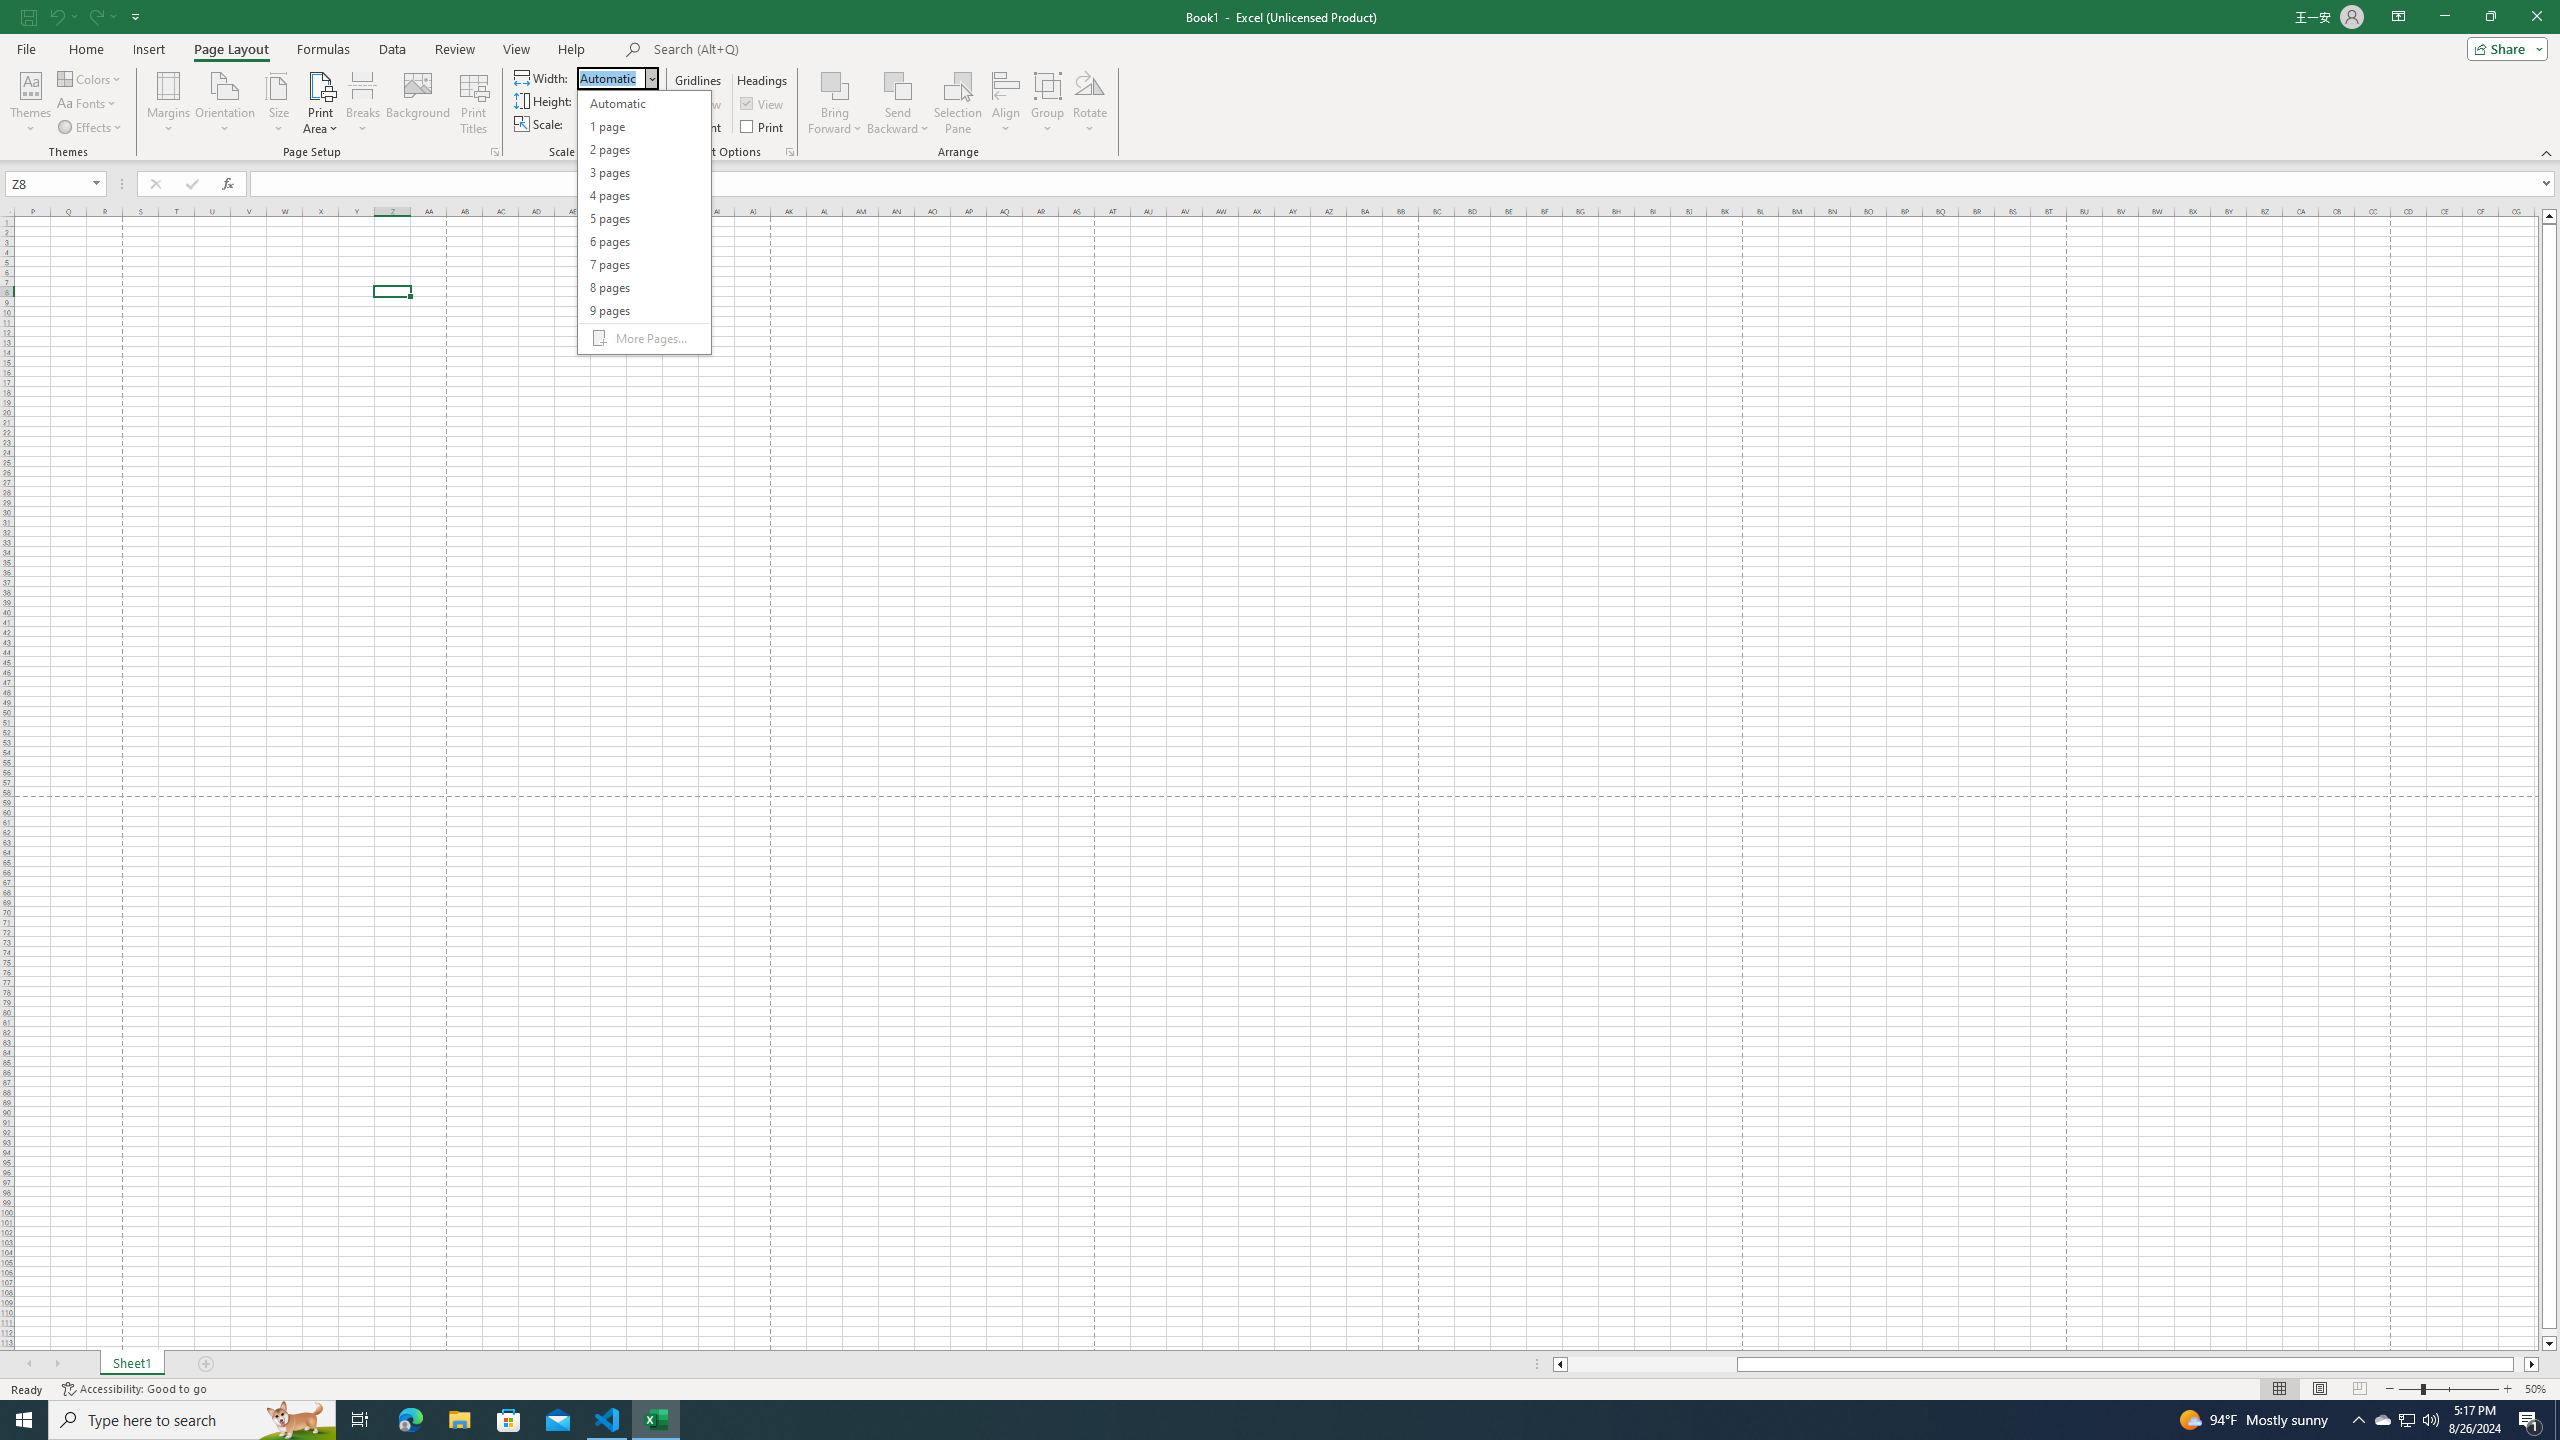 This screenshot has height=1440, width=2560. I want to click on 'Breaks', so click(362, 103).